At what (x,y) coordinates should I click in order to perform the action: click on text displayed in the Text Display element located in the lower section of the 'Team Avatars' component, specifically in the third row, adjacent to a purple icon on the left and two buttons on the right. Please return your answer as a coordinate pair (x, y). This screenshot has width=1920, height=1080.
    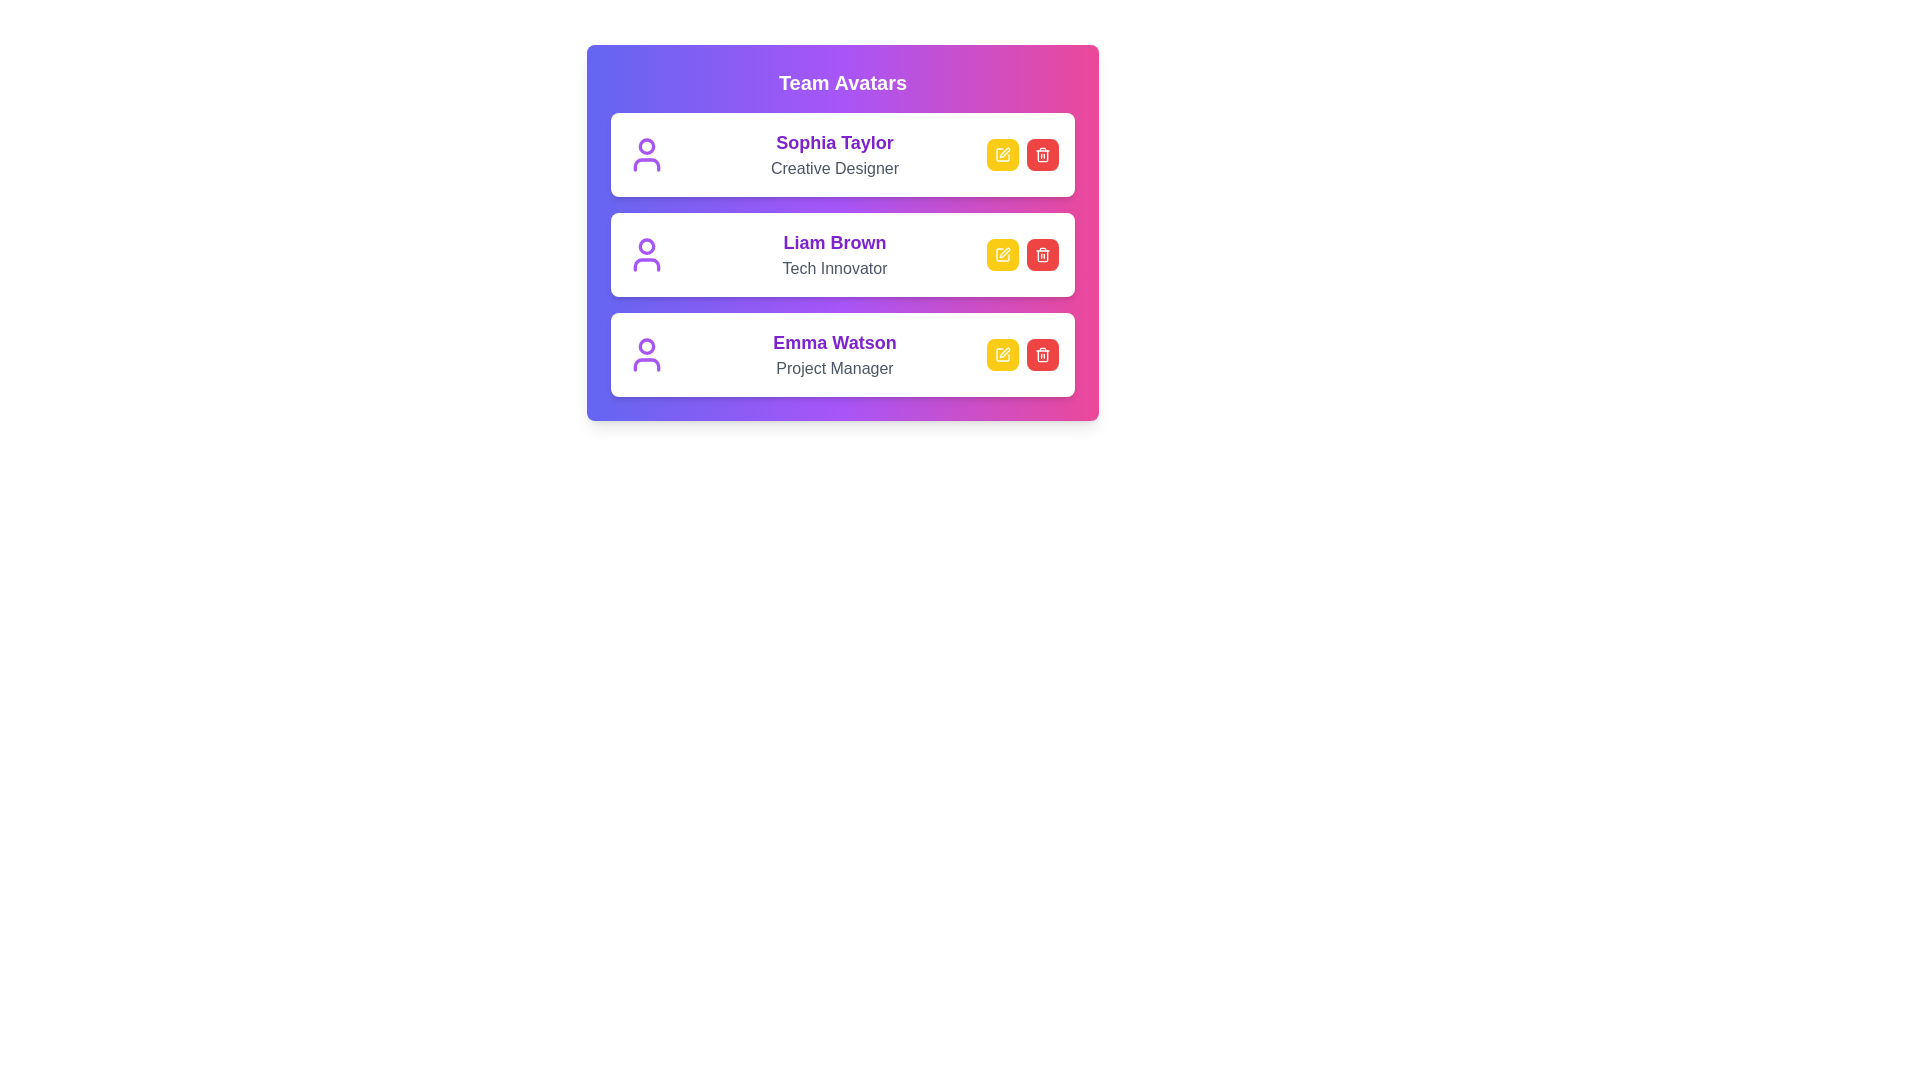
    Looking at the image, I should click on (835, 353).